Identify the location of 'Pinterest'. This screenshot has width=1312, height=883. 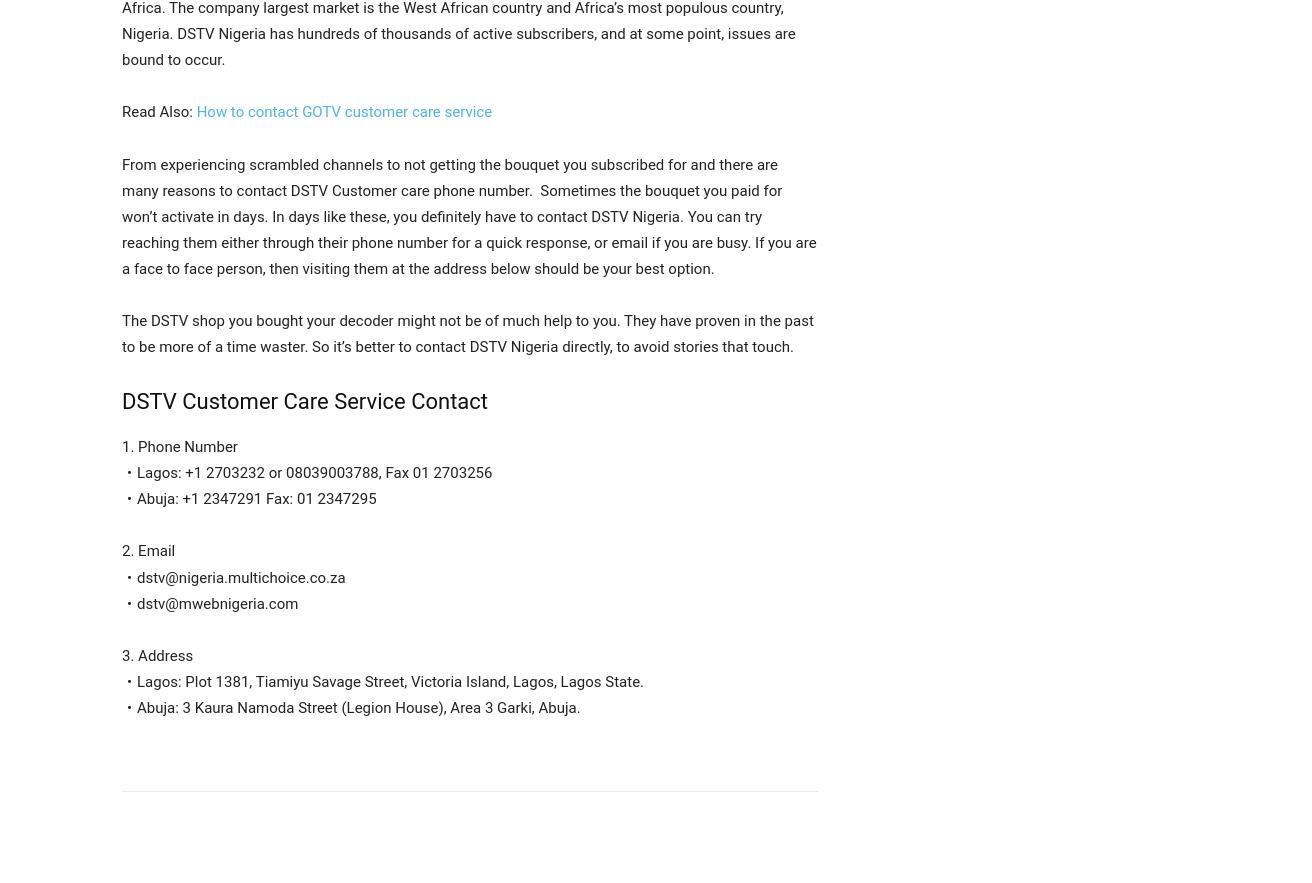
(429, 841).